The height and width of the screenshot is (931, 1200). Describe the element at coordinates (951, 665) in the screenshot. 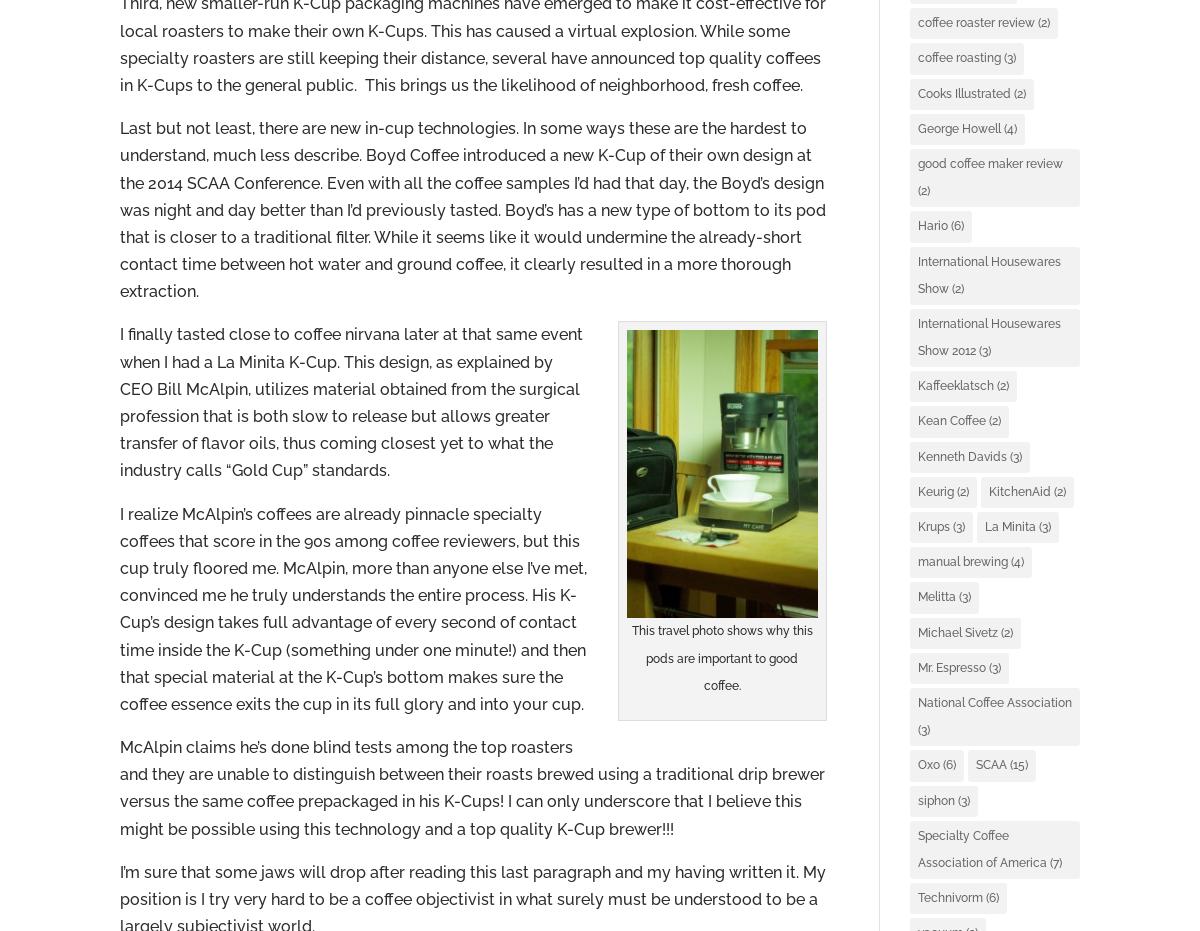

I see `'Mr. Espresso'` at that location.